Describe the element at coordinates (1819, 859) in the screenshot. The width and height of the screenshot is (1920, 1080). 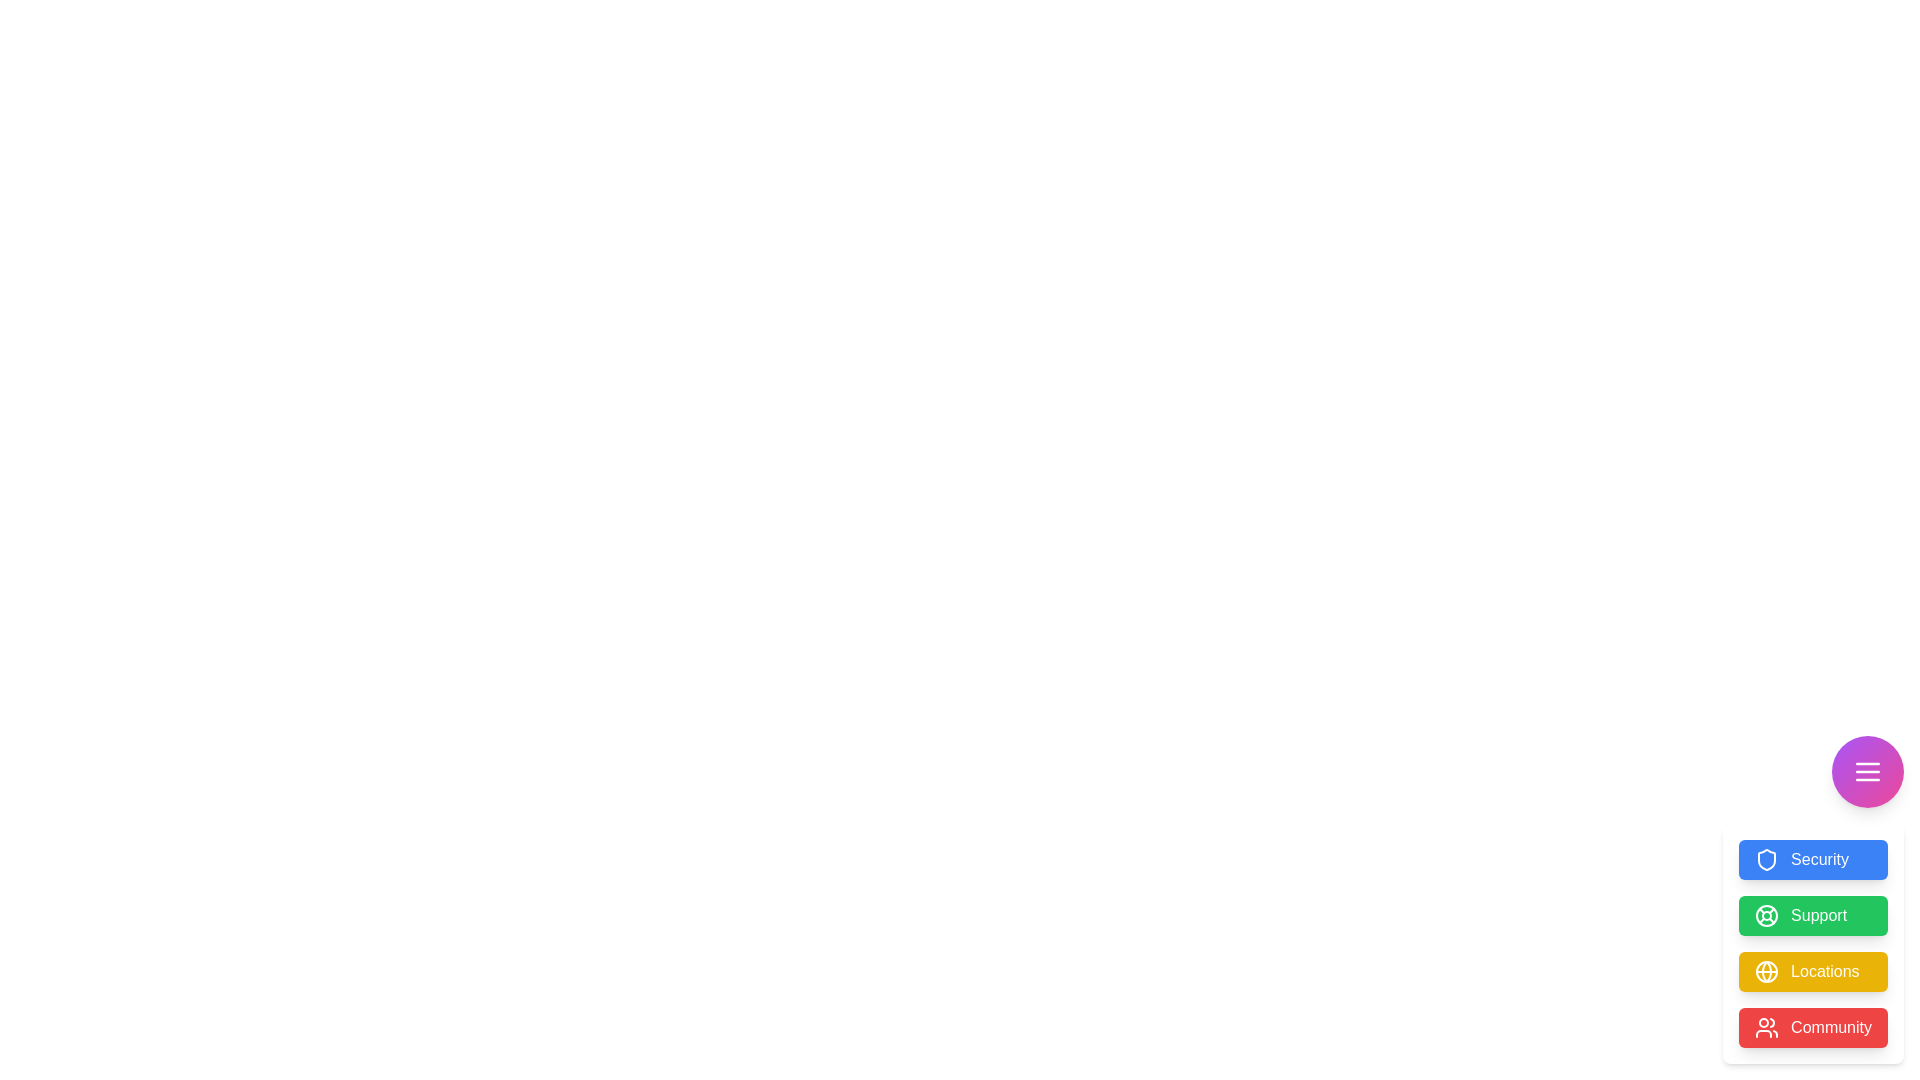
I see `the 'Security' text label located in the vertical menu near the bottom-right corner, adjacent to a shield icon` at that location.